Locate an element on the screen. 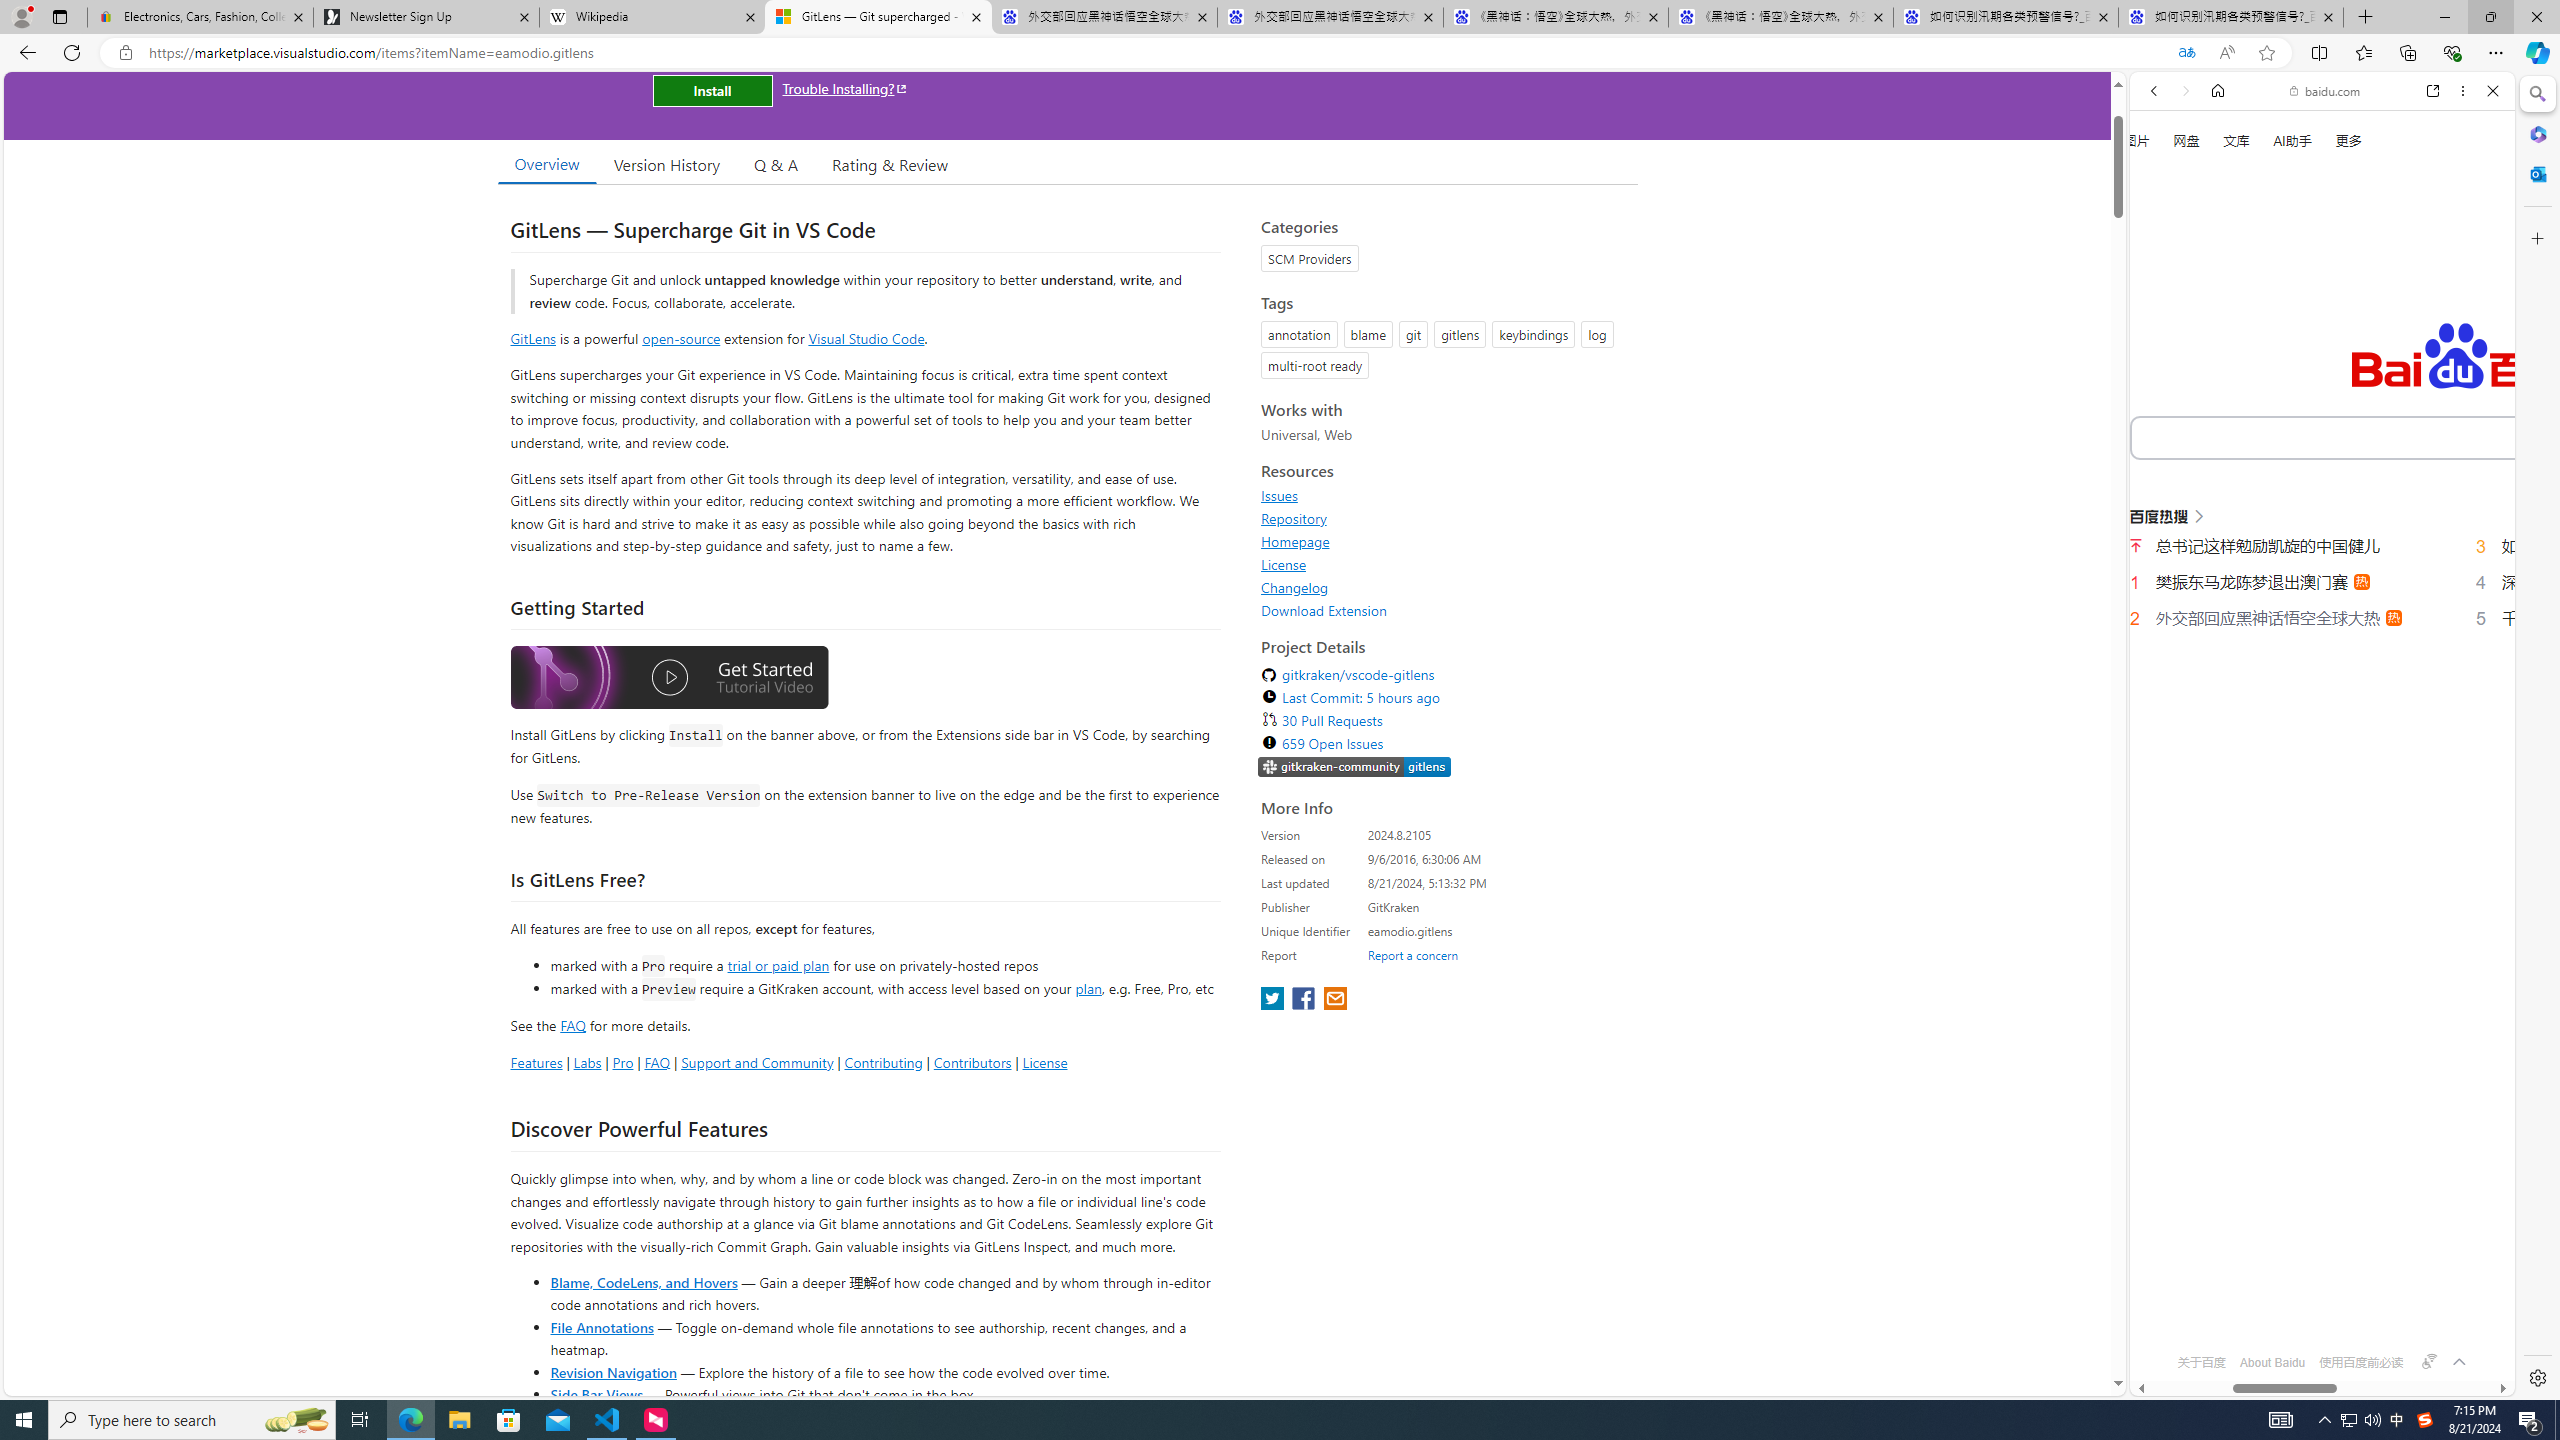 The width and height of the screenshot is (2560, 1440). 'Repository' is located at coordinates (1293, 517).